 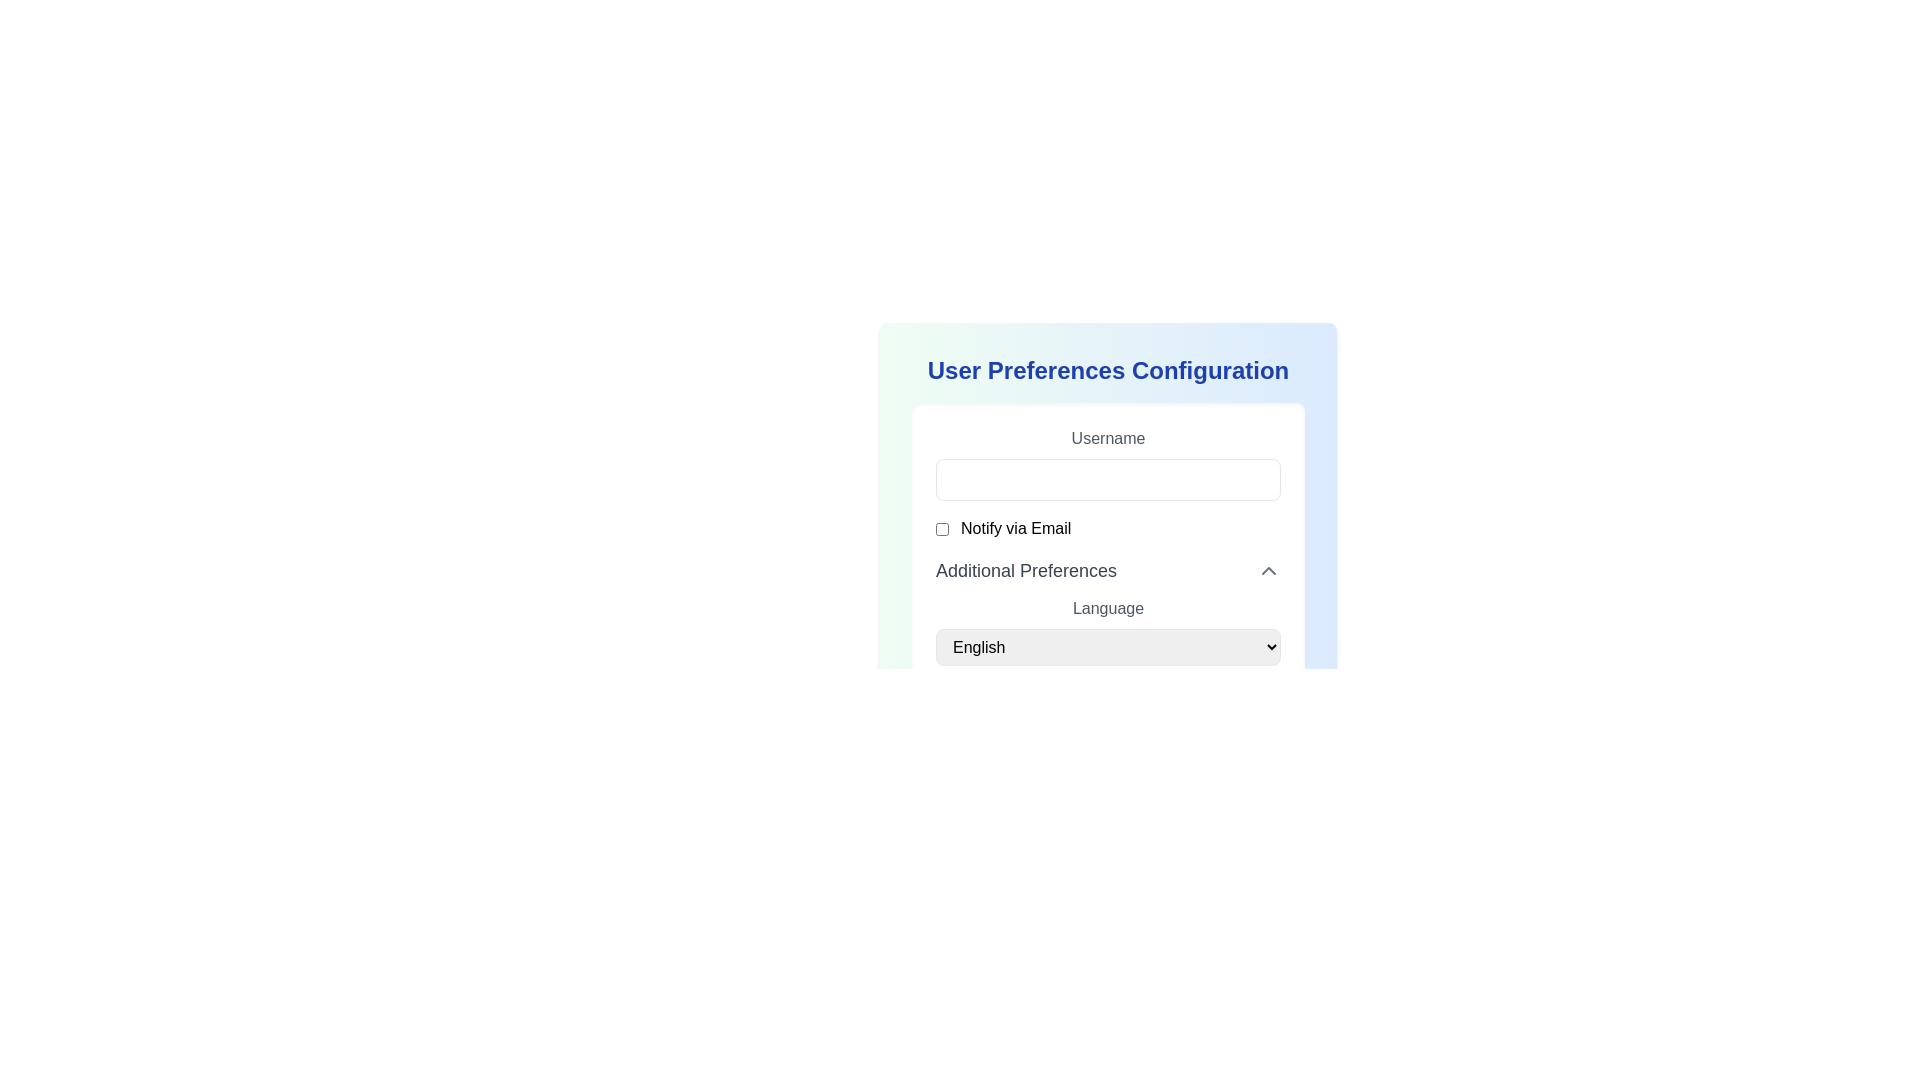 I want to click on the small square checkbox next to the text 'Notify via Email', so click(x=941, y=527).